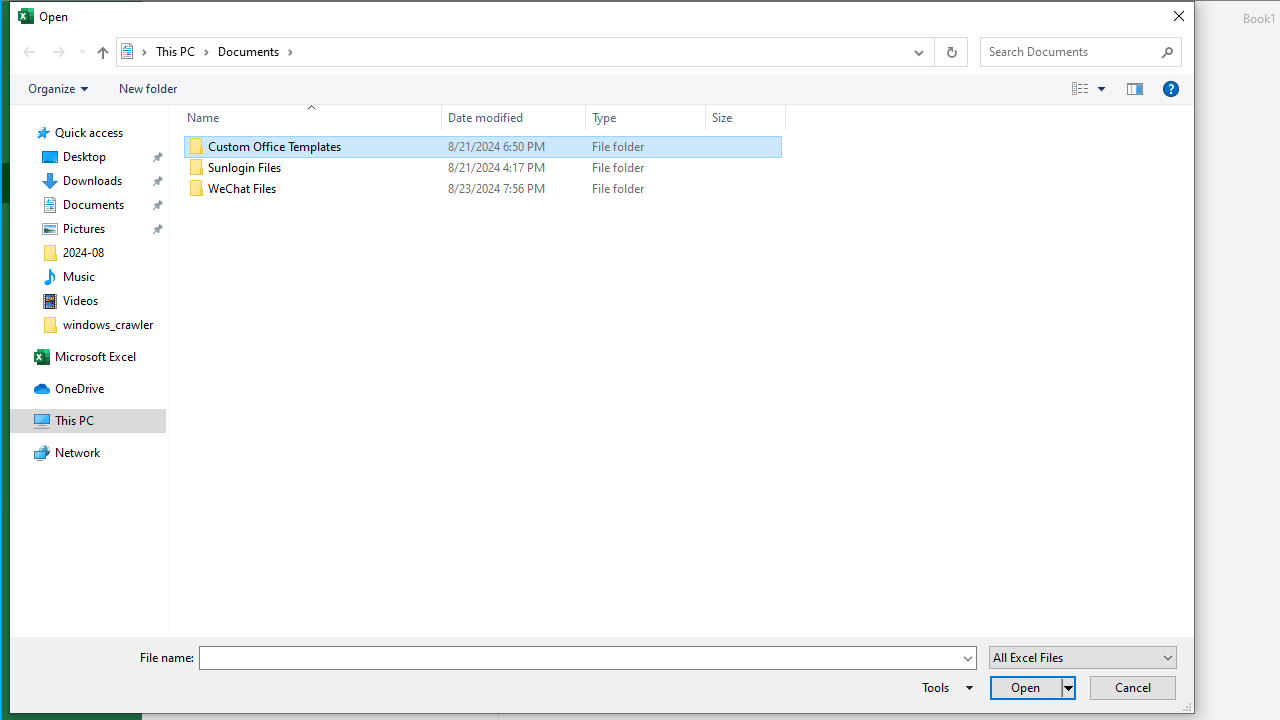 This screenshot has height=720, width=1280. Describe the element at coordinates (1069, 50) in the screenshot. I see `'Search Box'` at that location.